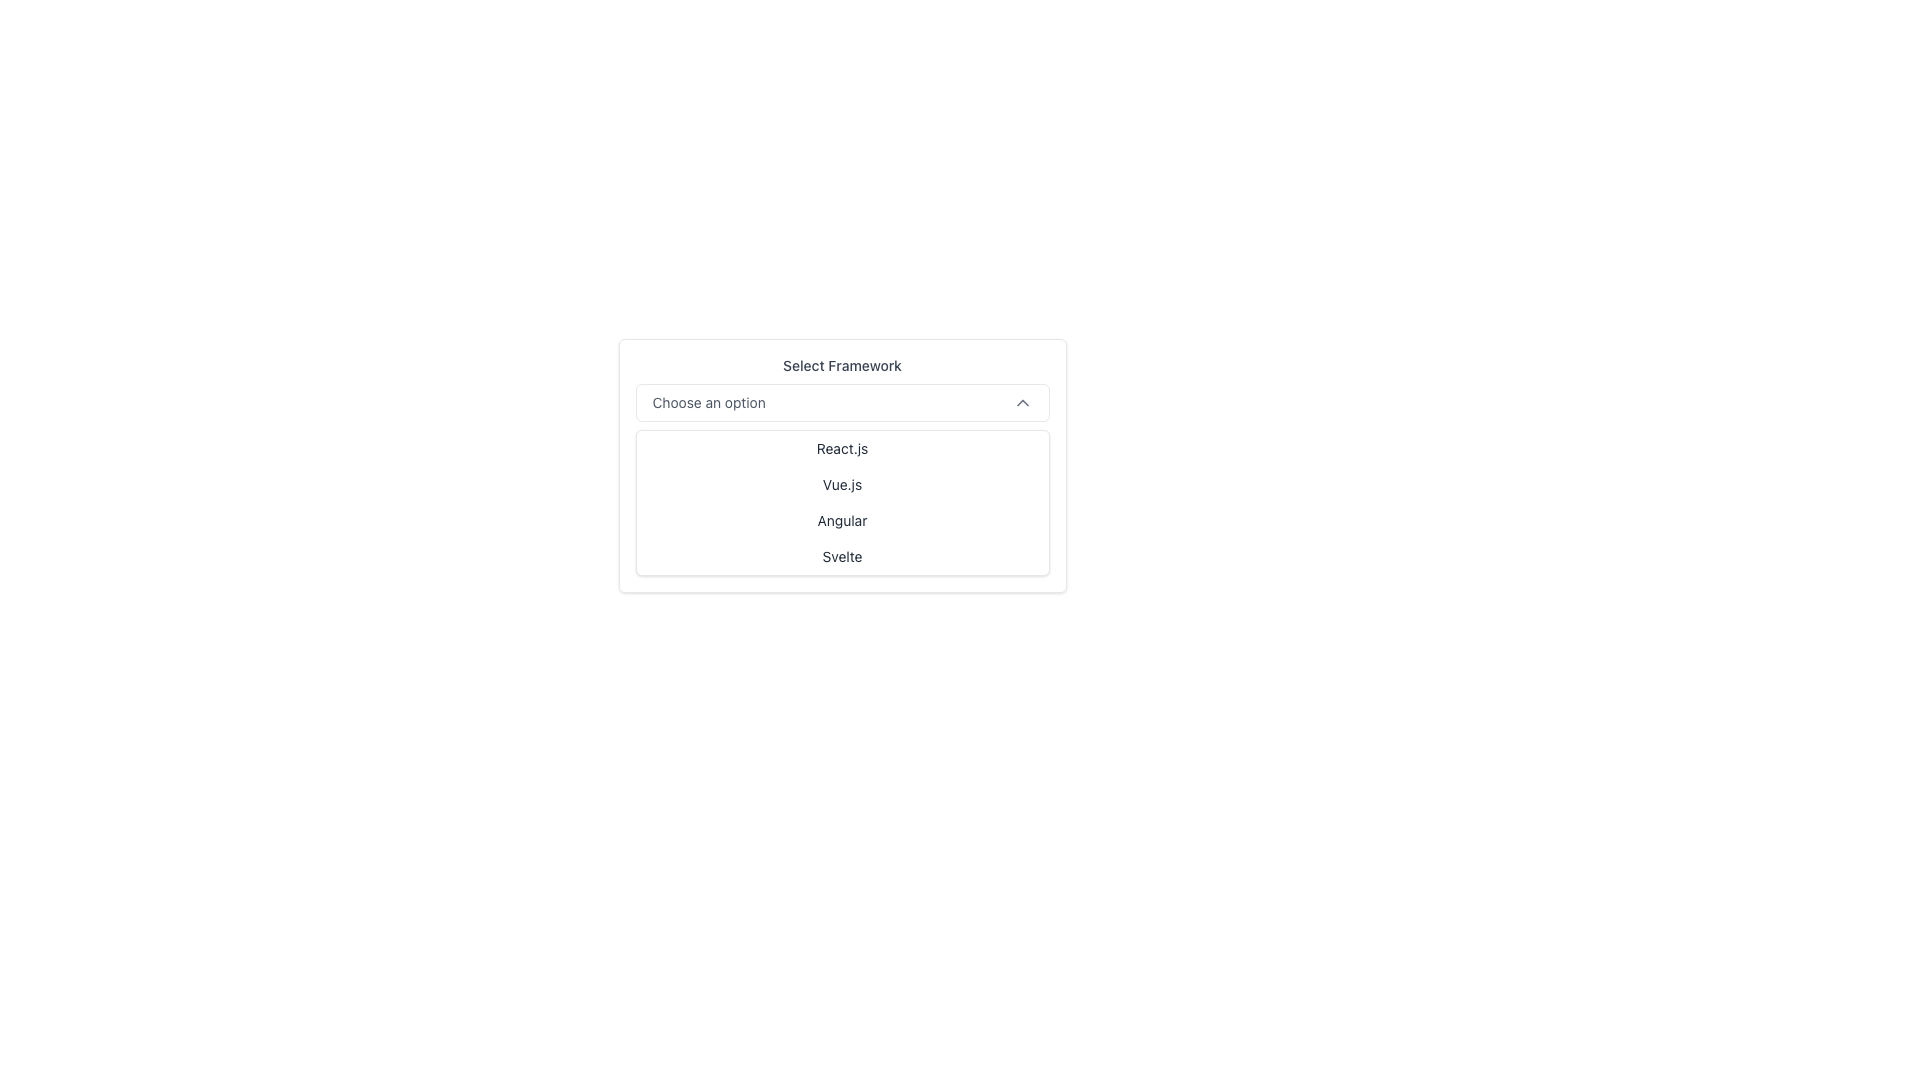  Describe the element at coordinates (842, 485) in the screenshot. I see `the 'Vue.js' option in the dropdown menu titled 'Select Framework'` at that location.